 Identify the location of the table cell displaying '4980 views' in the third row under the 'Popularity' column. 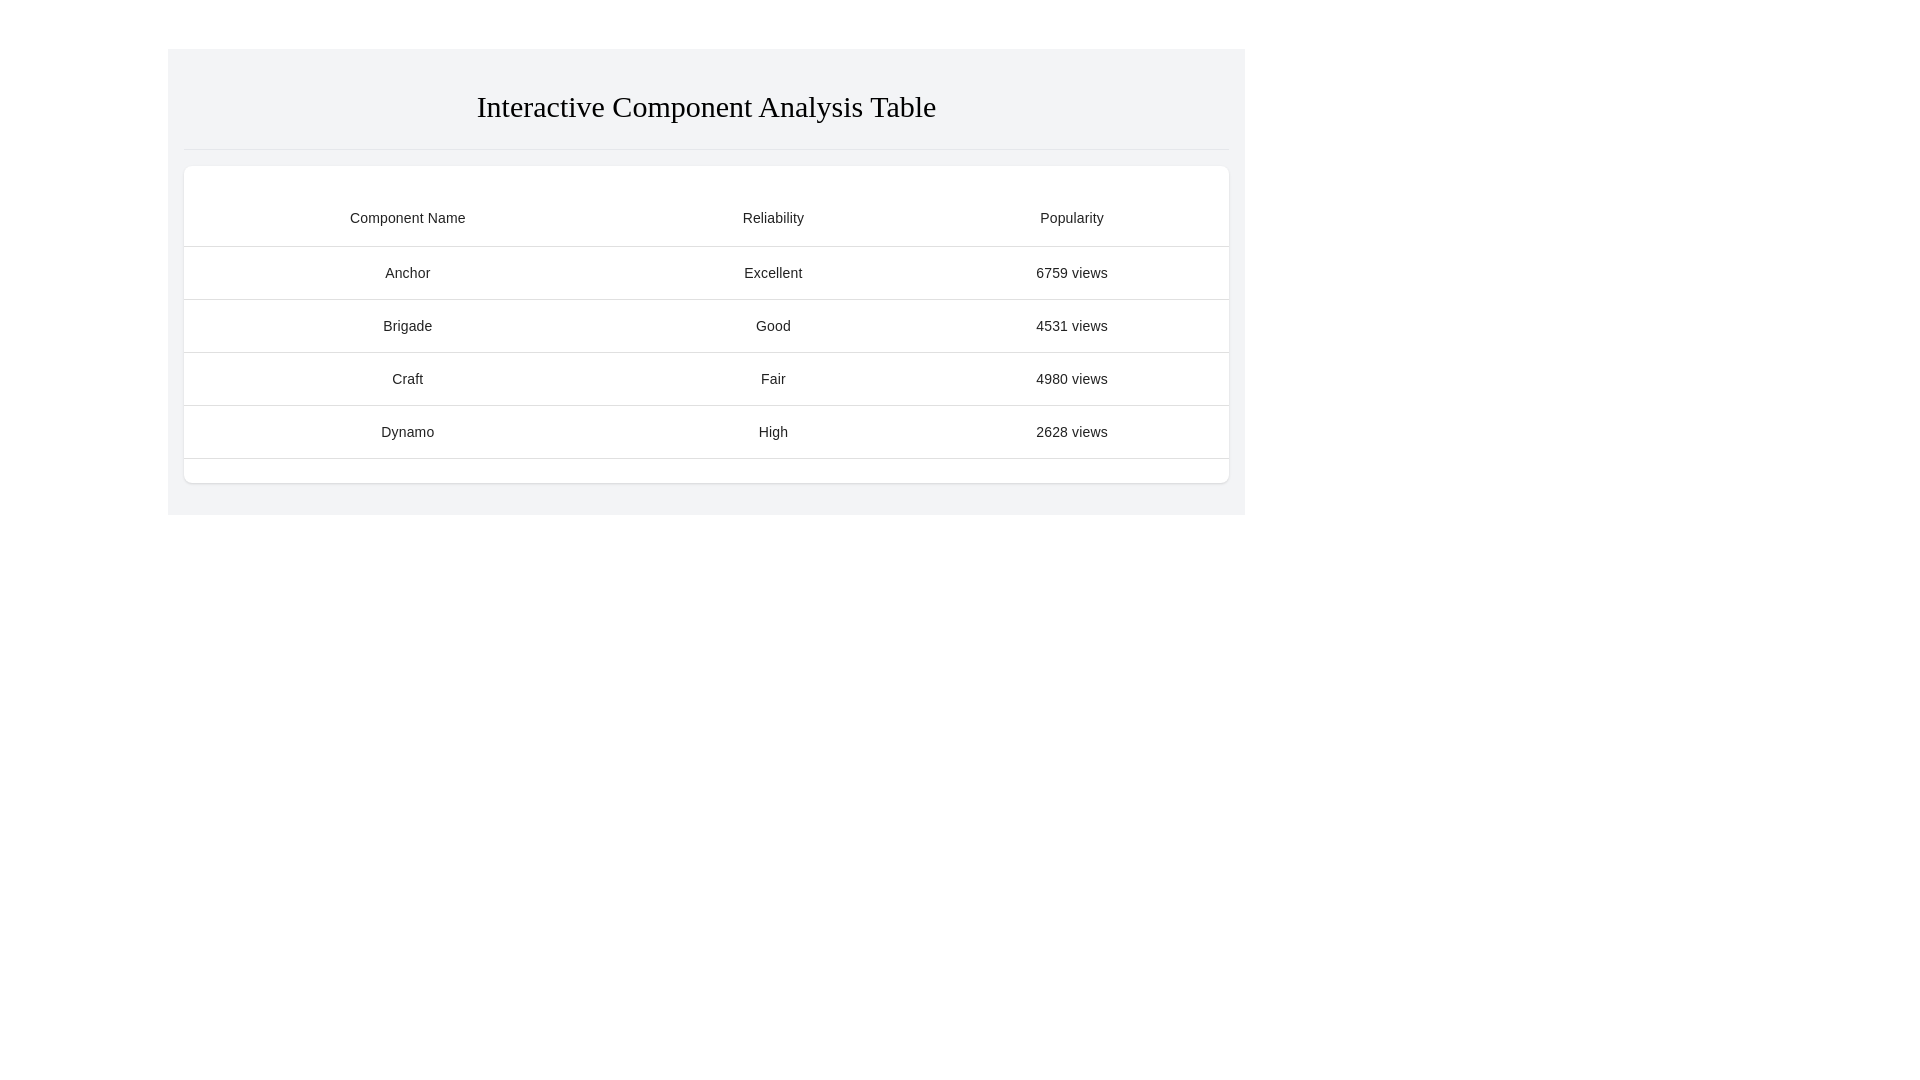
(1071, 379).